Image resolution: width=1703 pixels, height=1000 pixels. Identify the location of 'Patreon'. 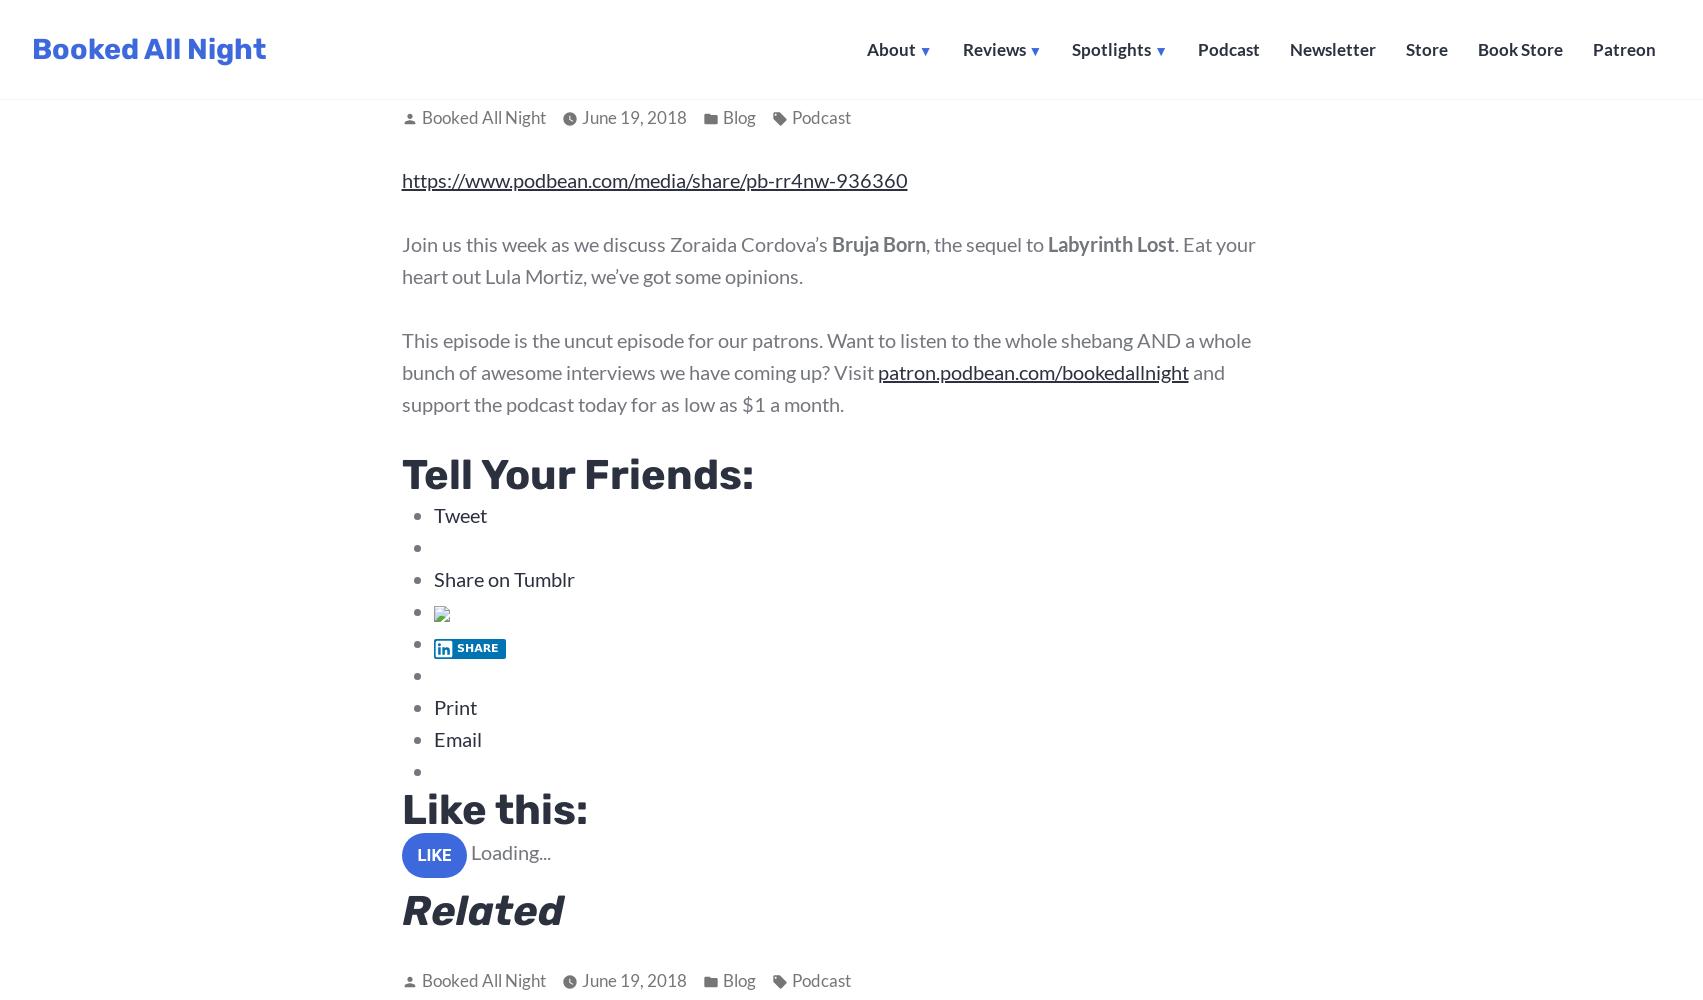
(1623, 50).